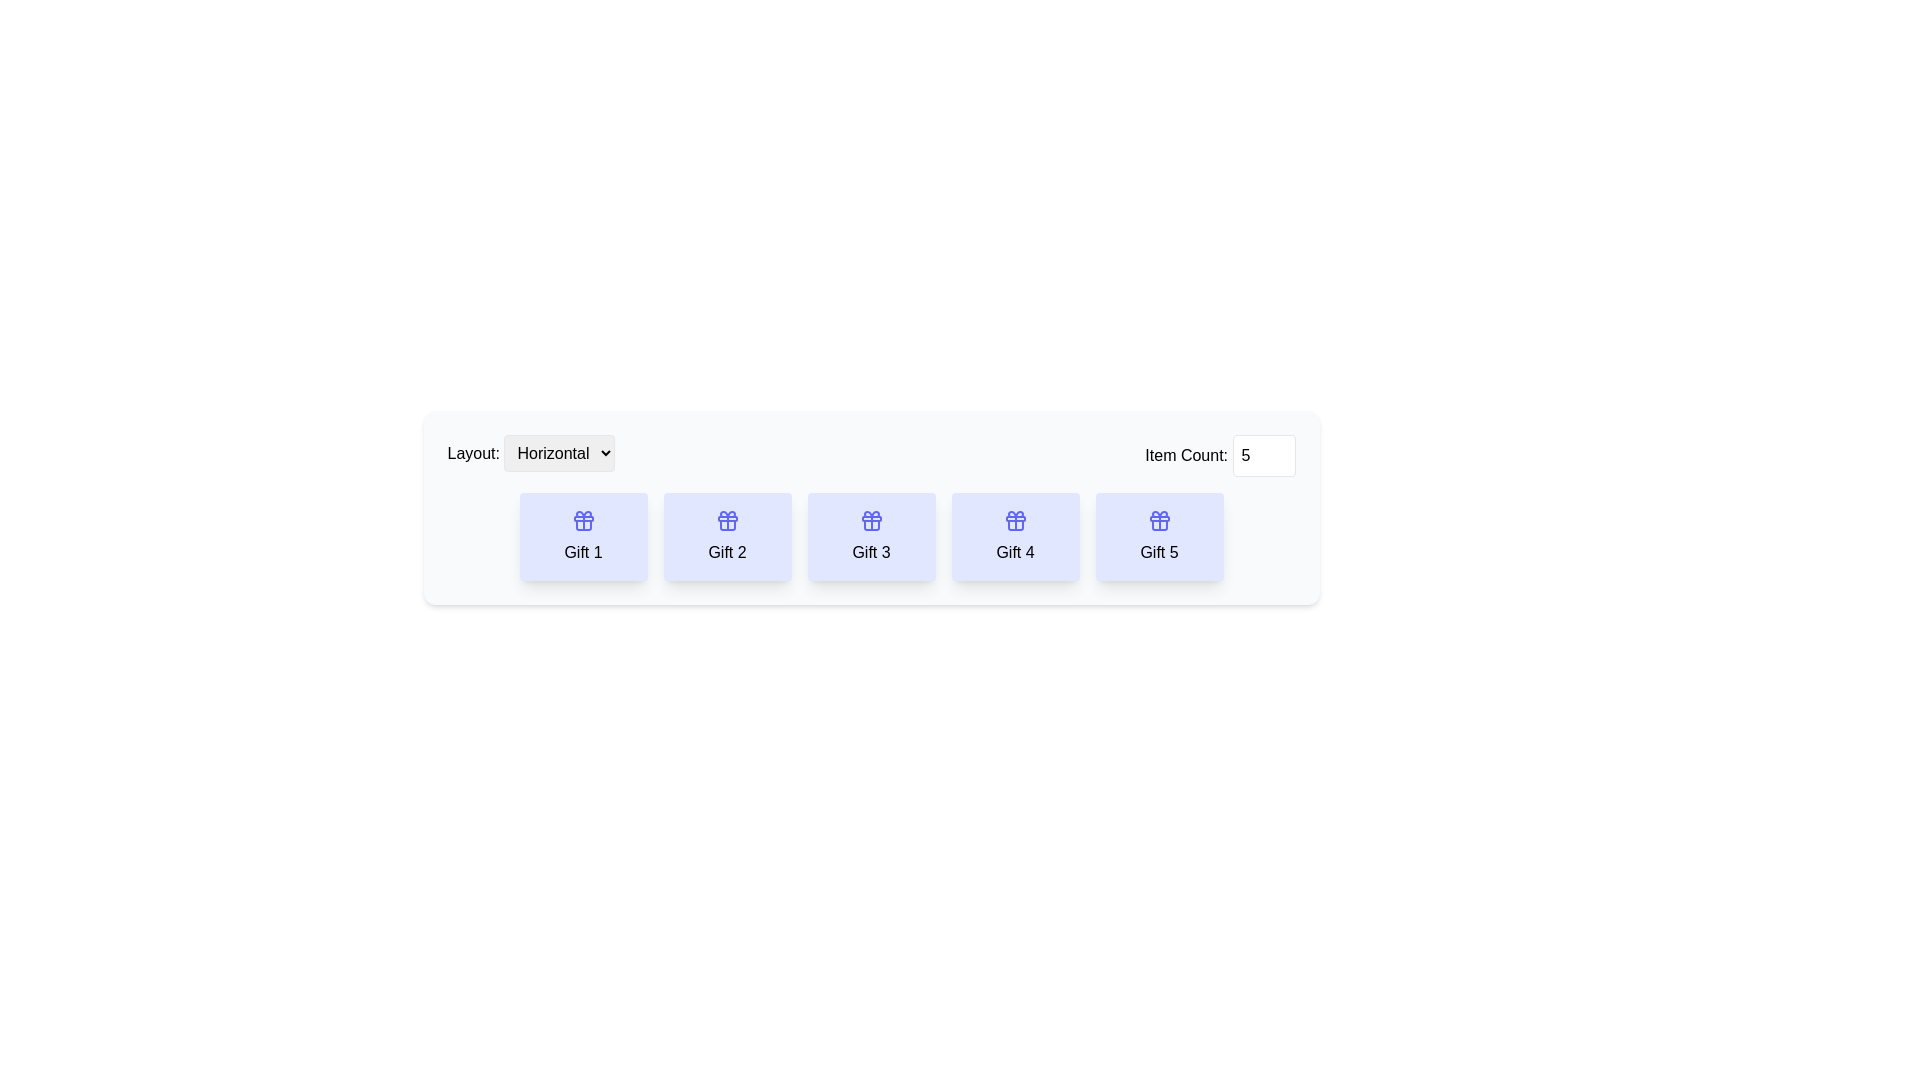 The height and width of the screenshot is (1080, 1920). What do you see at coordinates (1159, 518) in the screenshot?
I see `the top horizontal bar of the gift icon representing 'Gift 5', which is a rectangular bar-like shape located on the far right of the horizontal list of gift items` at bounding box center [1159, 518].